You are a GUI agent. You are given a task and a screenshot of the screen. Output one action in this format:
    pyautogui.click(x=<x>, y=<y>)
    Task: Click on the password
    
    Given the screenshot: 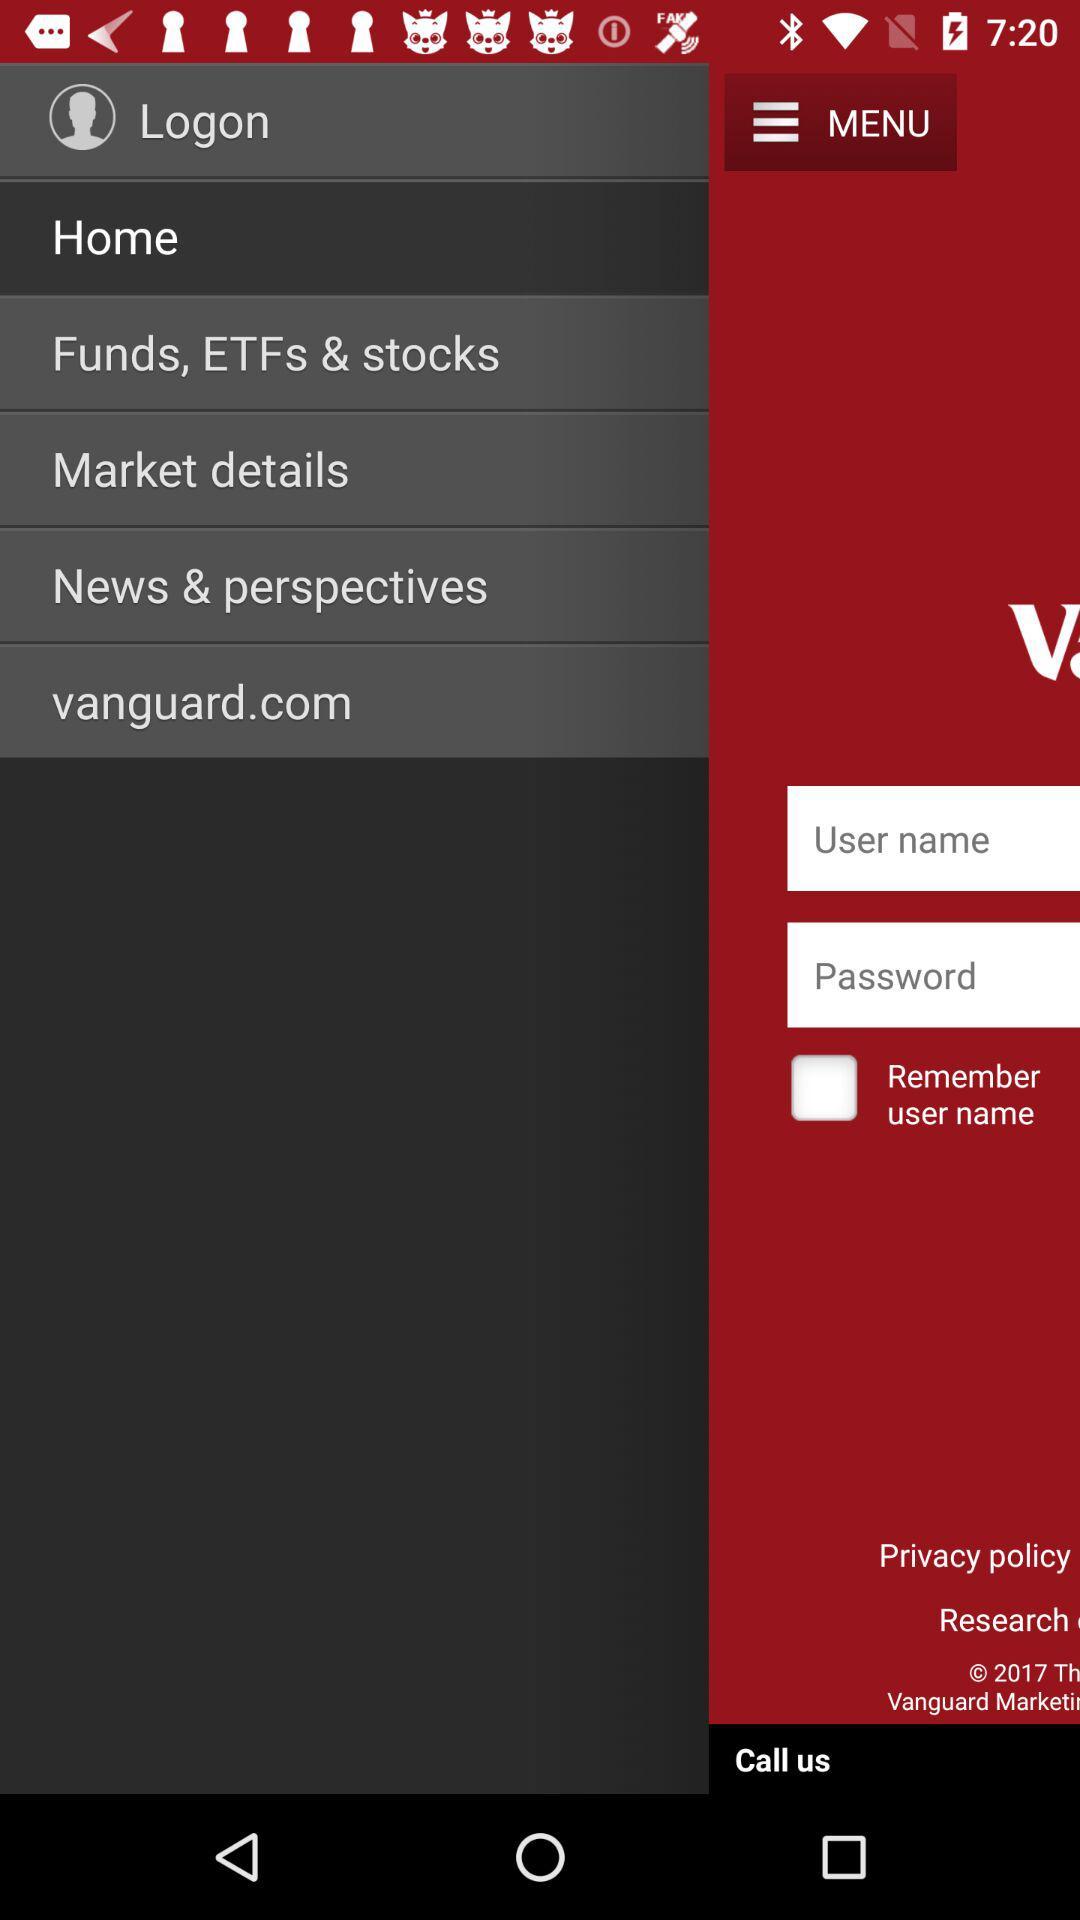 What is the action you would take?
    pyautogui.click(x=933, y=974)
    